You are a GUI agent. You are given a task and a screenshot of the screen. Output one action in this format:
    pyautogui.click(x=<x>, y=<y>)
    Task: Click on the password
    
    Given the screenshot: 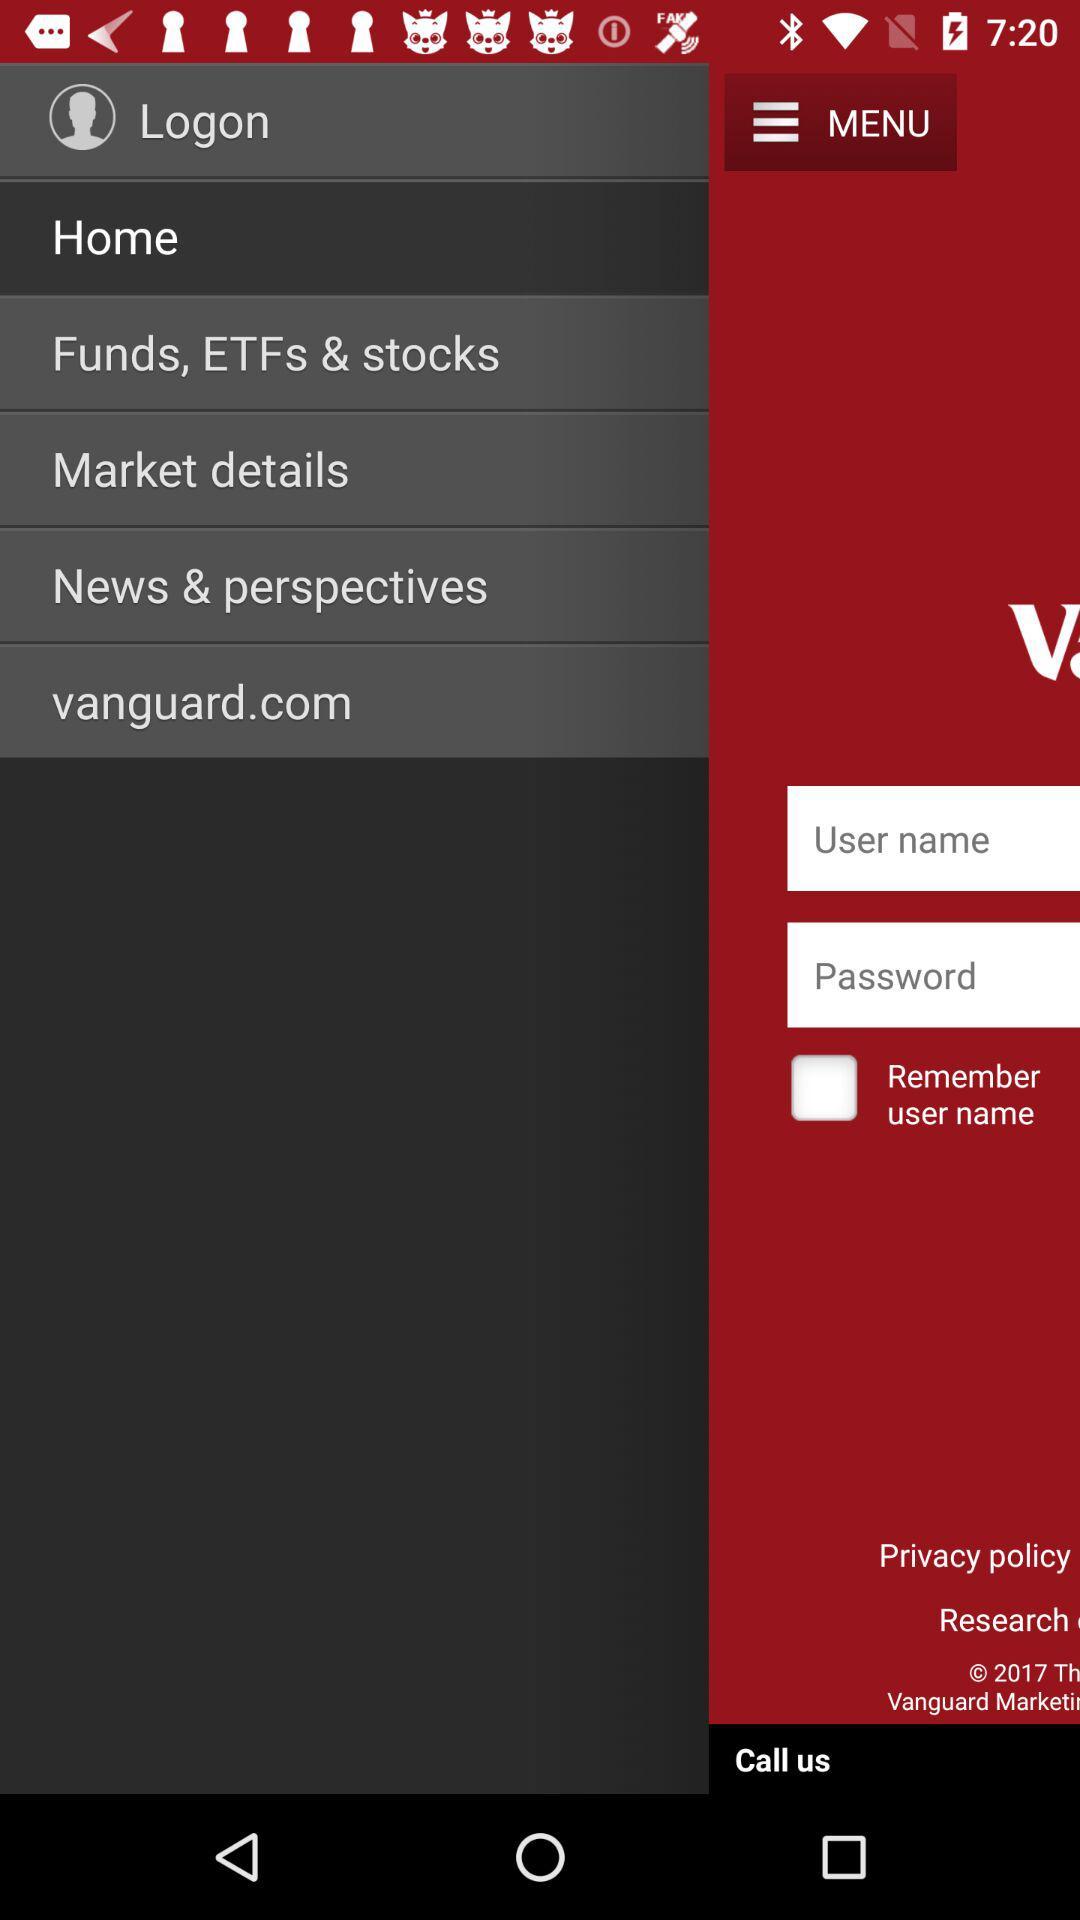 What is the action you would take?
    pyautogui.click(x=933, y=974)
    